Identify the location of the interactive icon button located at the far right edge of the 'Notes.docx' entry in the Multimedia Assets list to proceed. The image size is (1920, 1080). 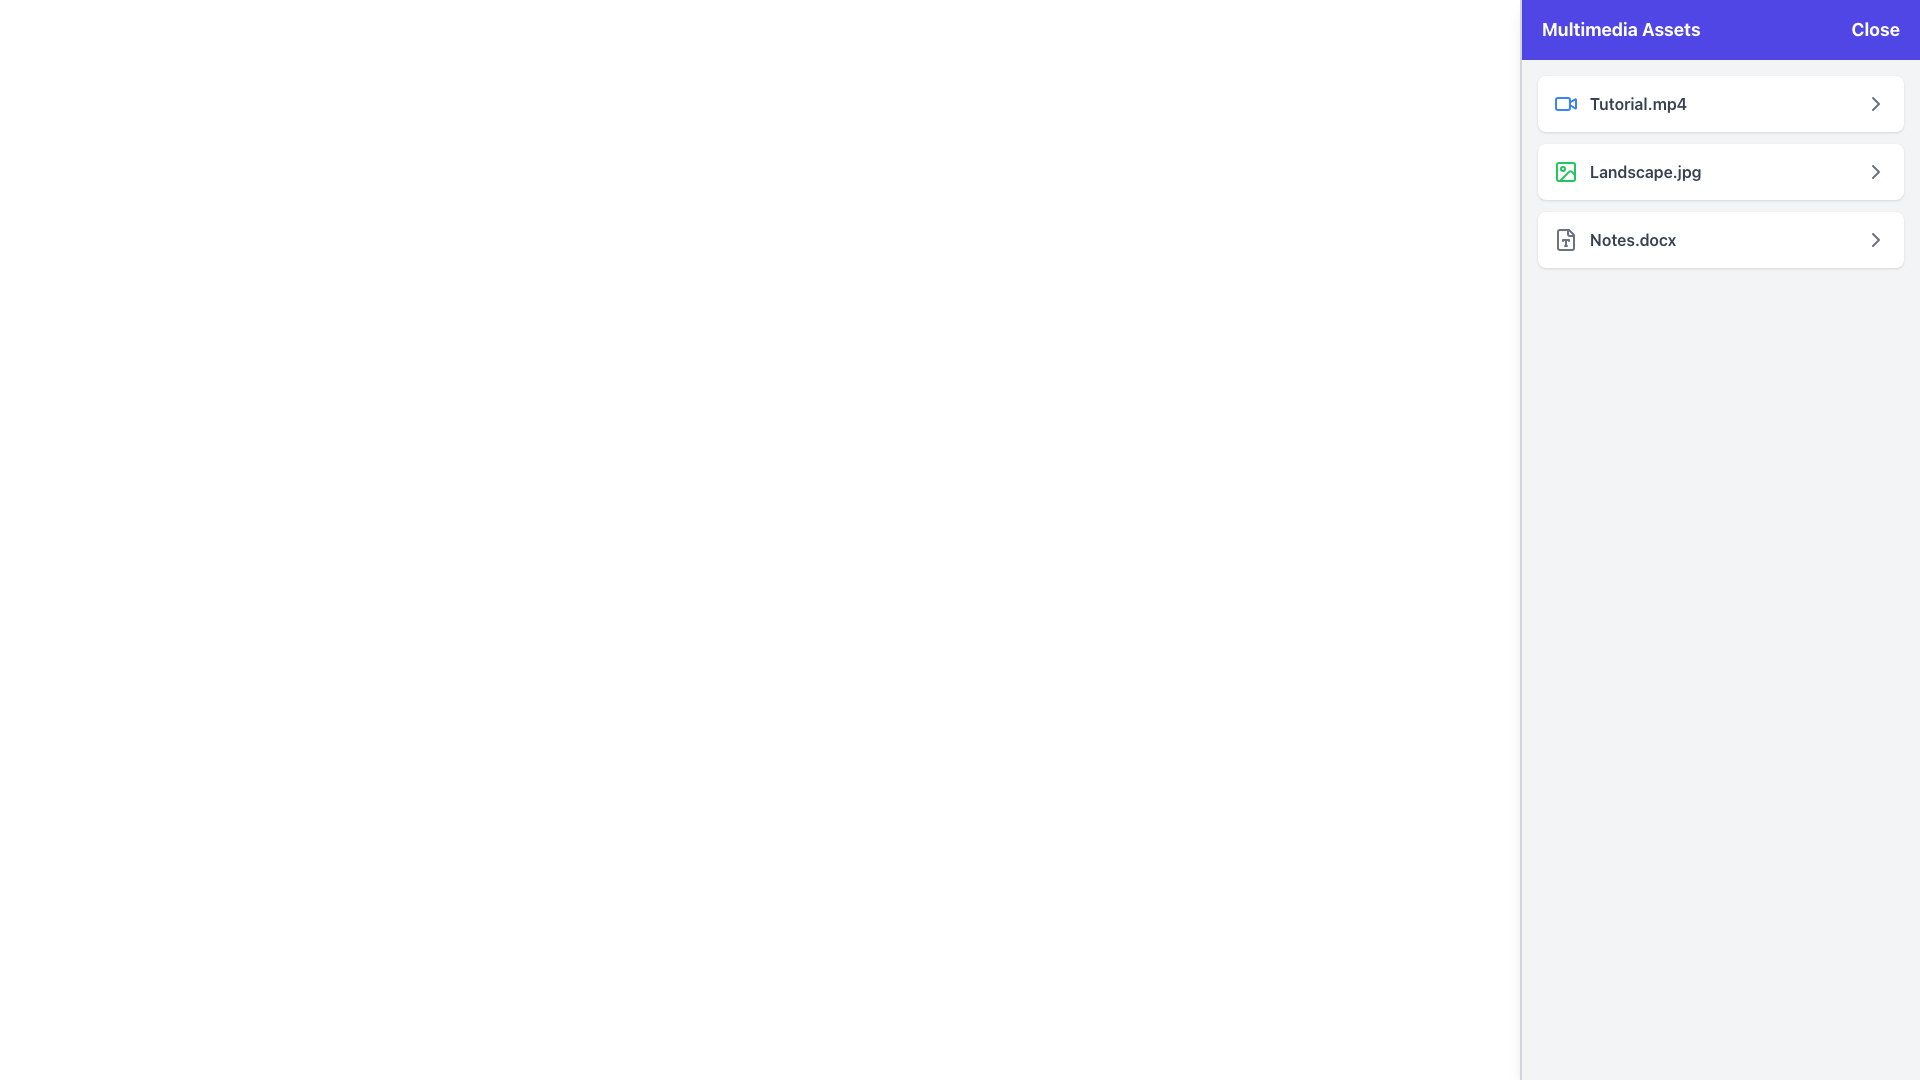
(1875, 238).